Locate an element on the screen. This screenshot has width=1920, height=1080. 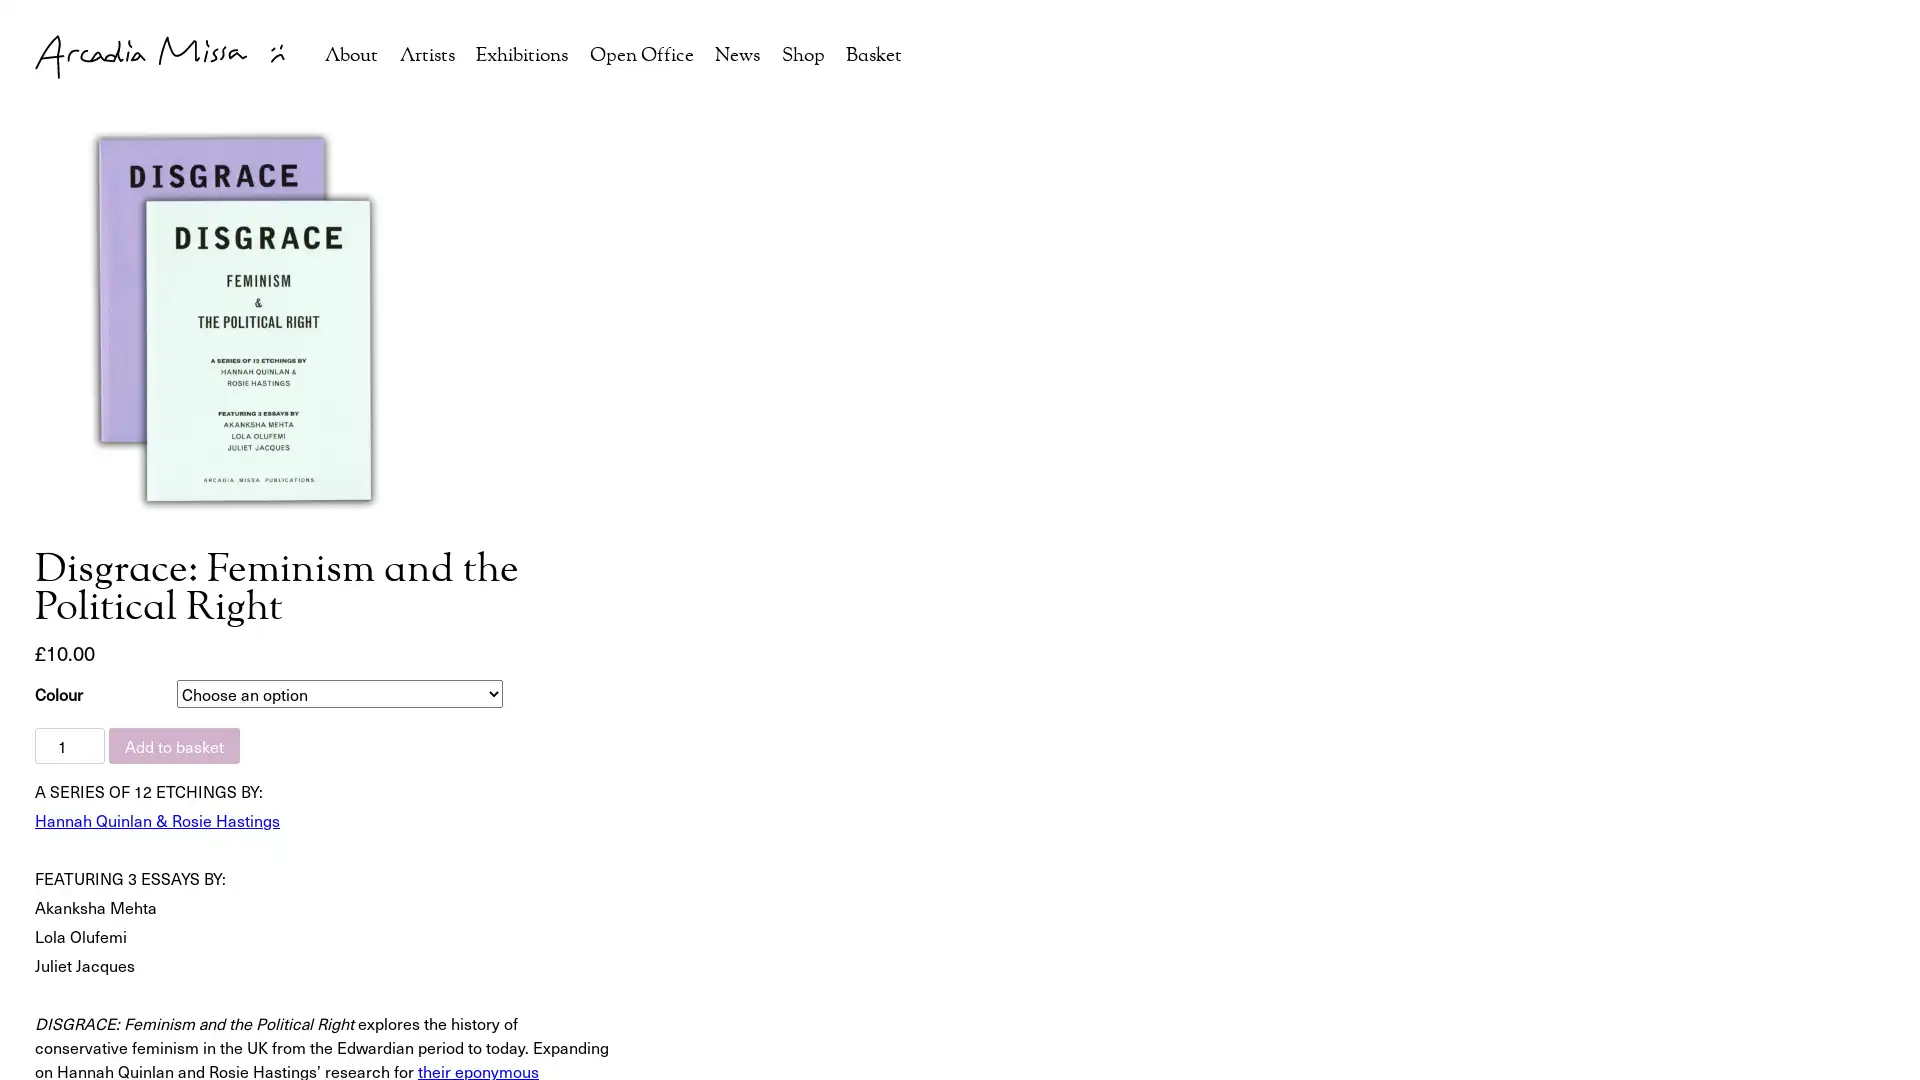
Add to basket is located at coordinates (174, 745).